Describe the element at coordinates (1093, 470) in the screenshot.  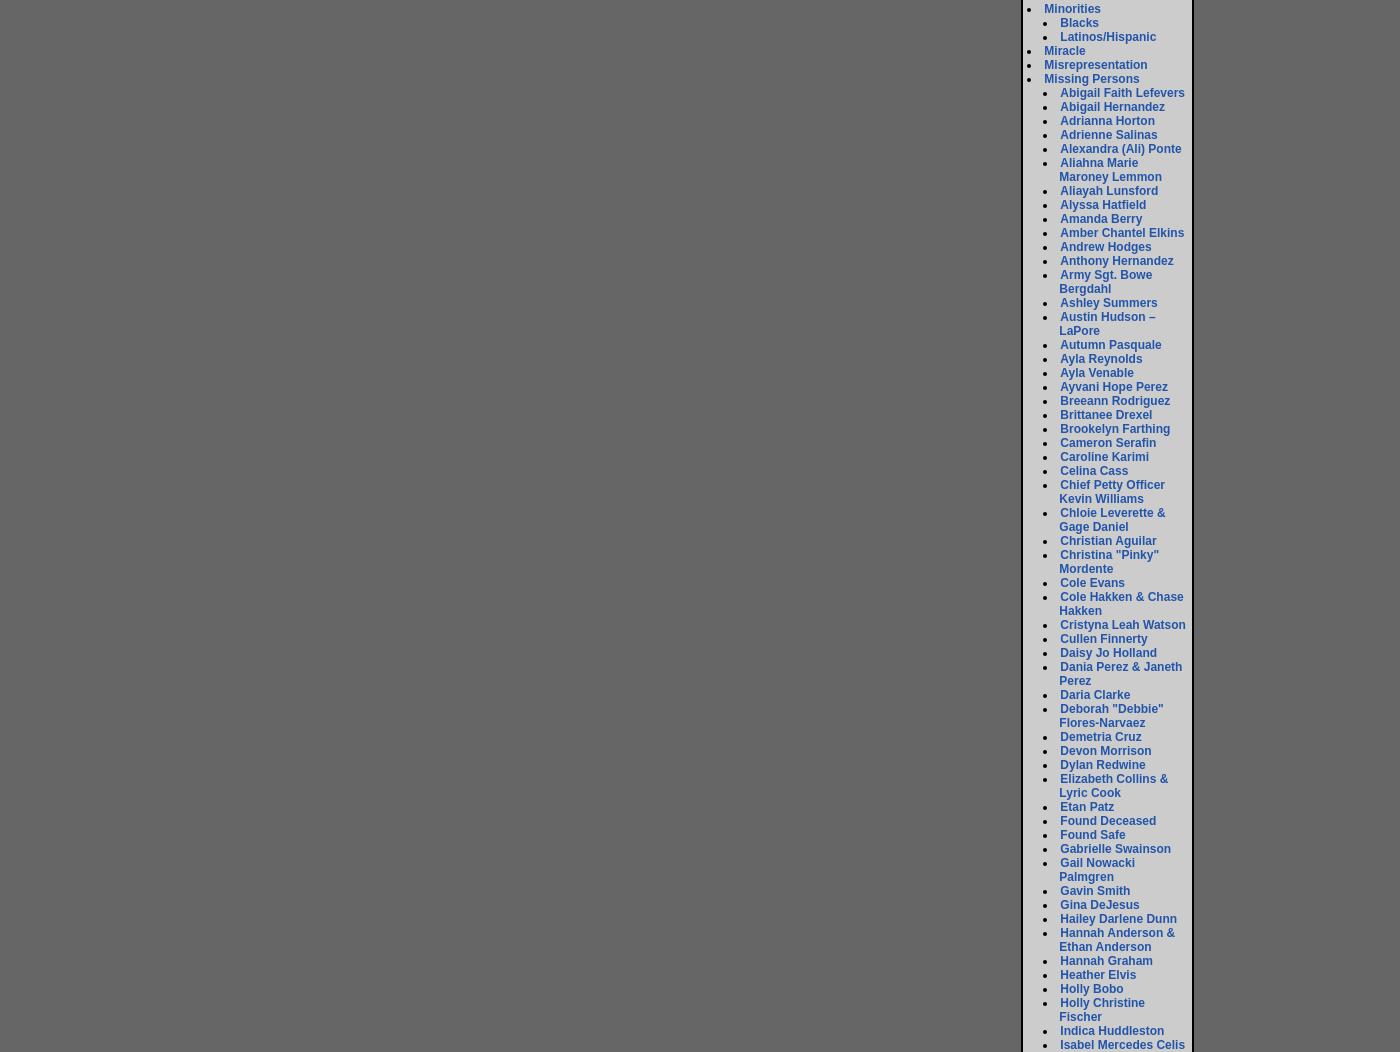
I see `'Celina Cass'` at that location.